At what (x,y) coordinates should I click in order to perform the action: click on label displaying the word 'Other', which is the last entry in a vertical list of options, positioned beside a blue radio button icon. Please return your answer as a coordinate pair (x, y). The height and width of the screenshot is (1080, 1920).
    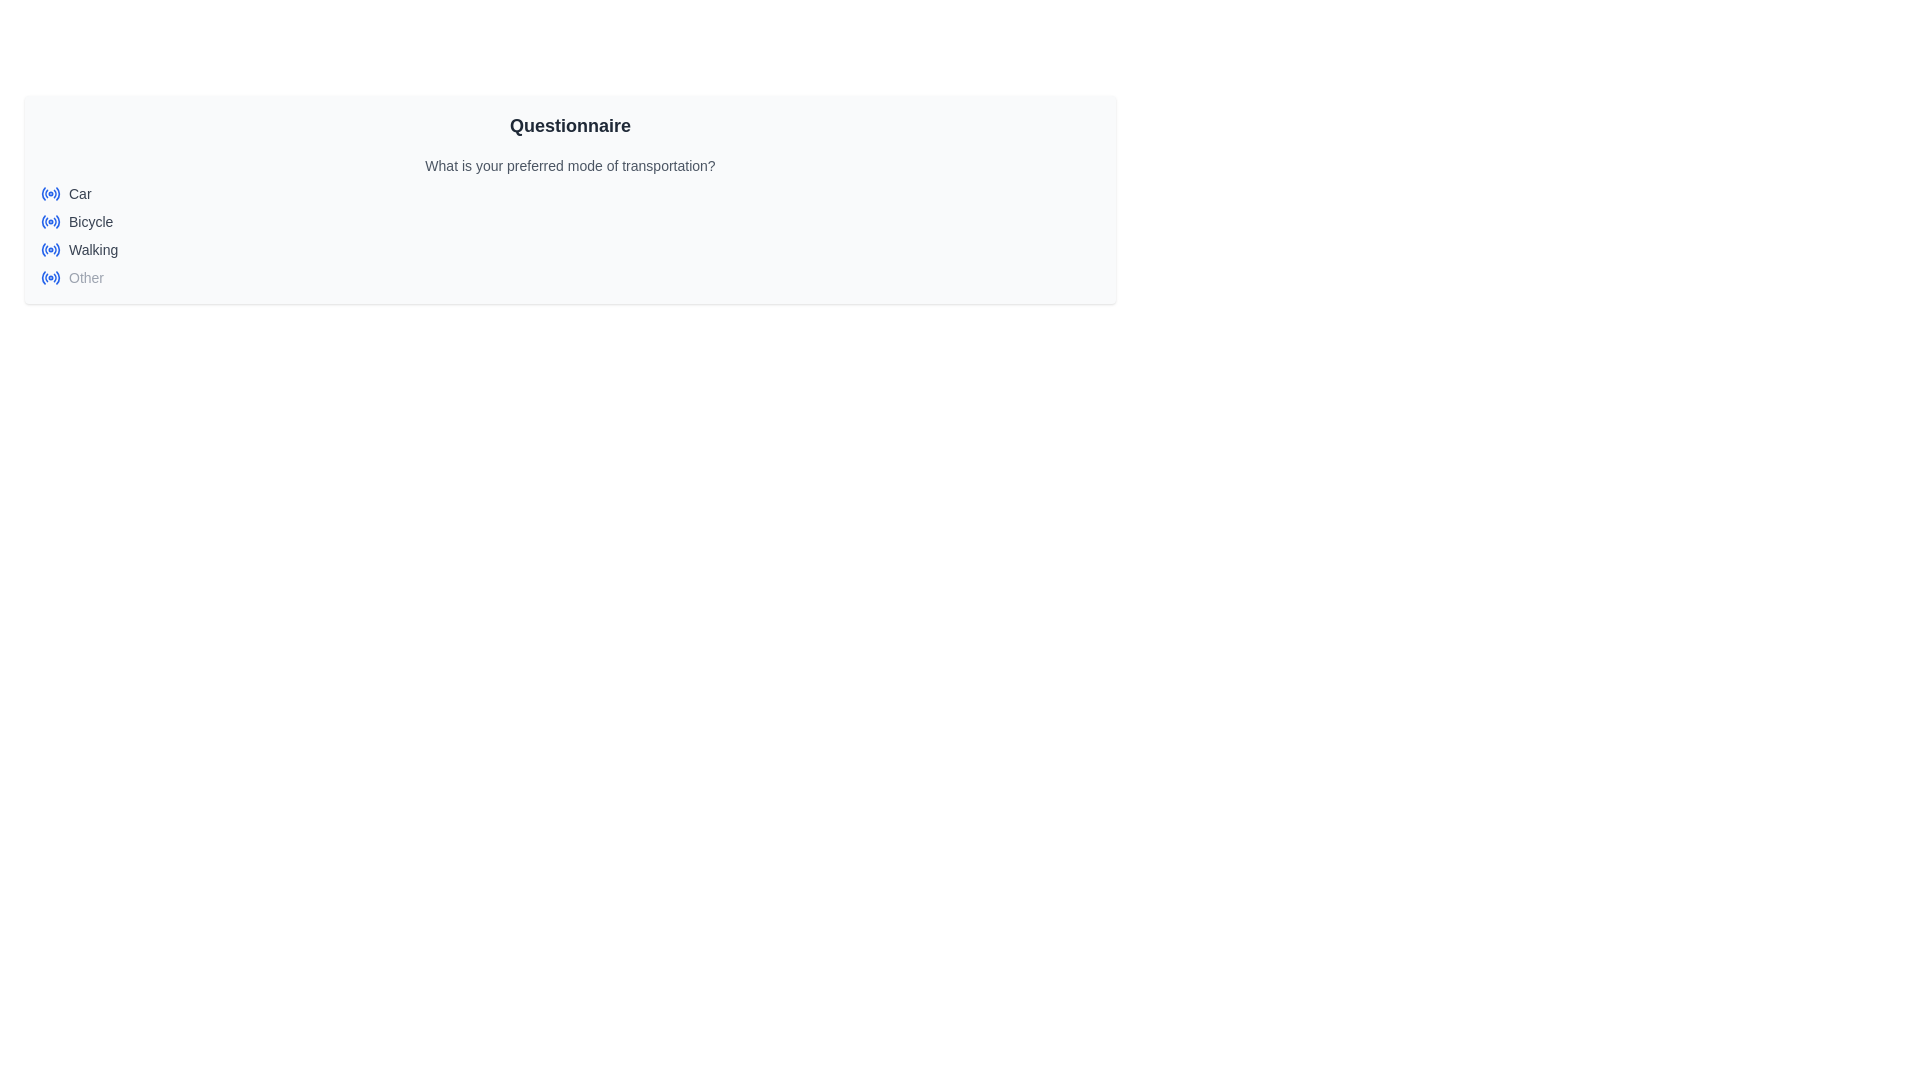
    Looking at the image, I should click on (85, 277).